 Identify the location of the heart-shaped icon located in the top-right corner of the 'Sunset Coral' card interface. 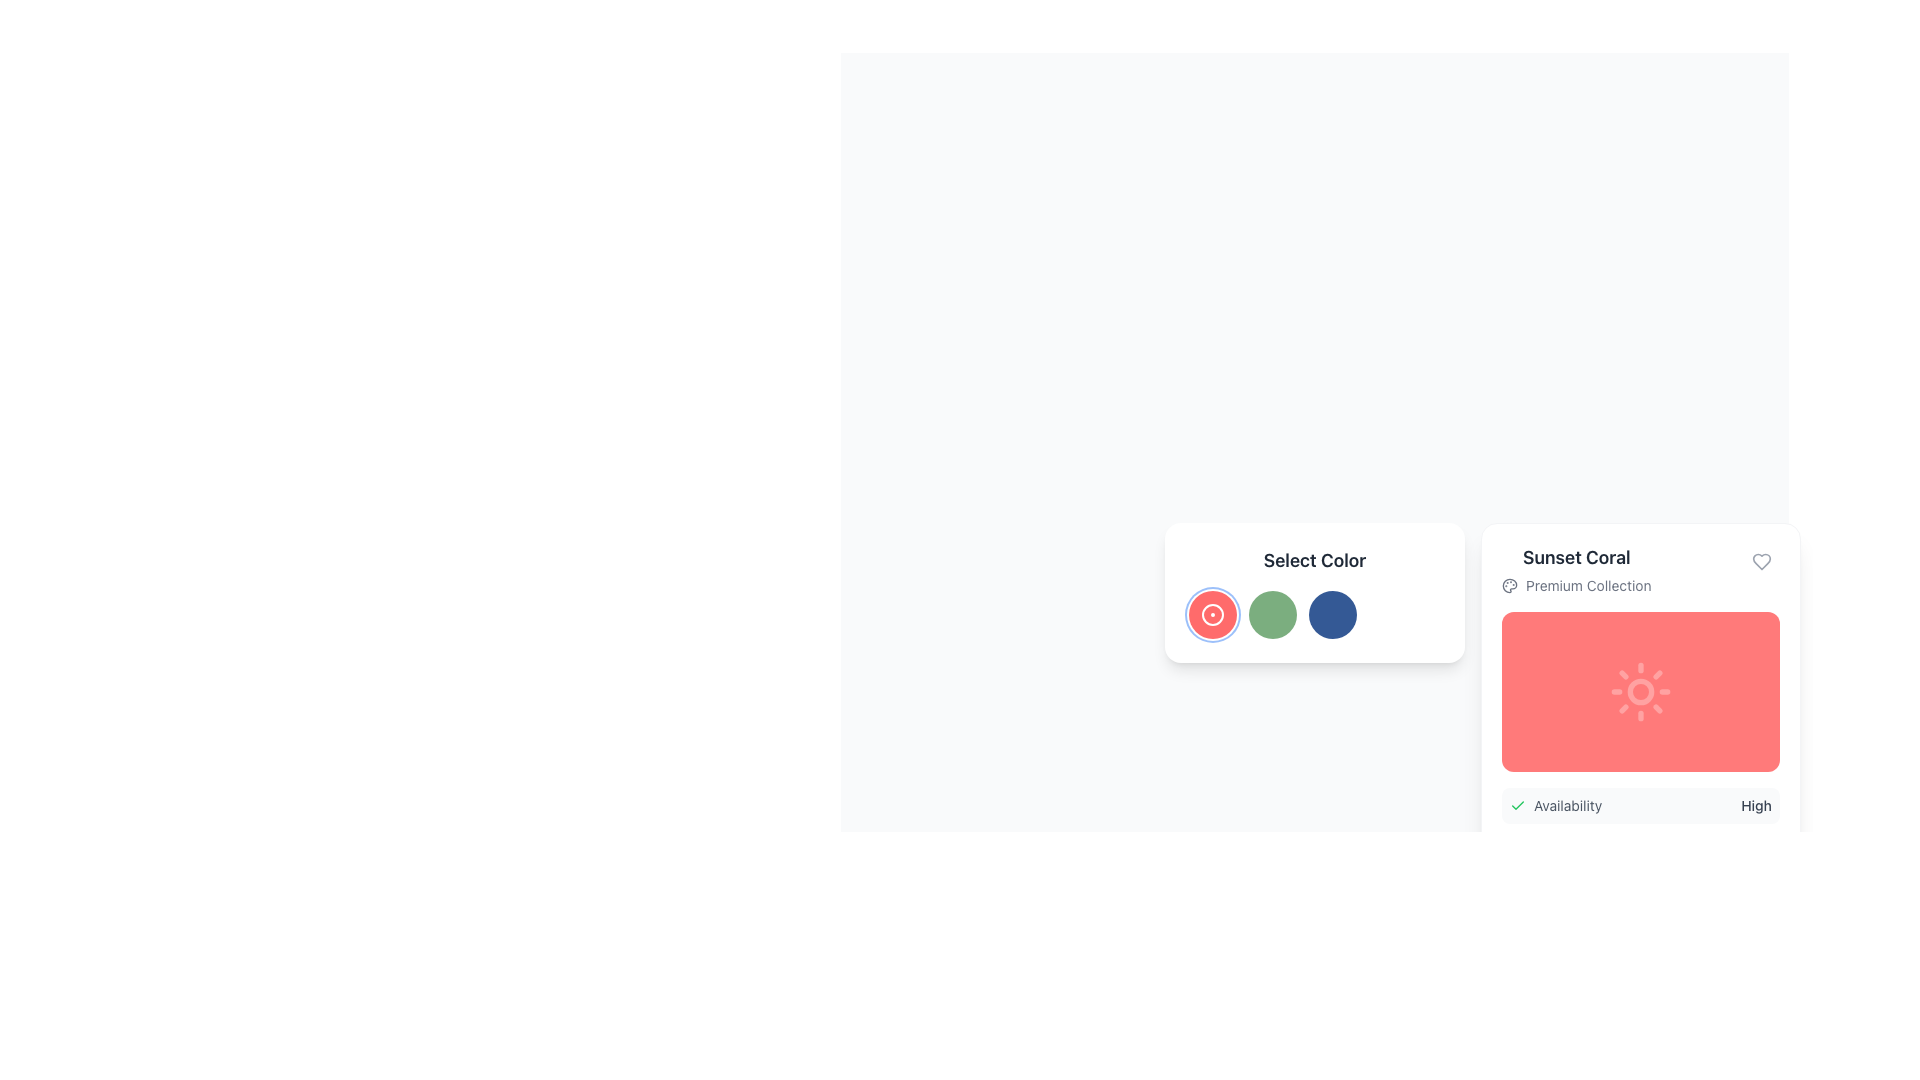
(1761, 562).